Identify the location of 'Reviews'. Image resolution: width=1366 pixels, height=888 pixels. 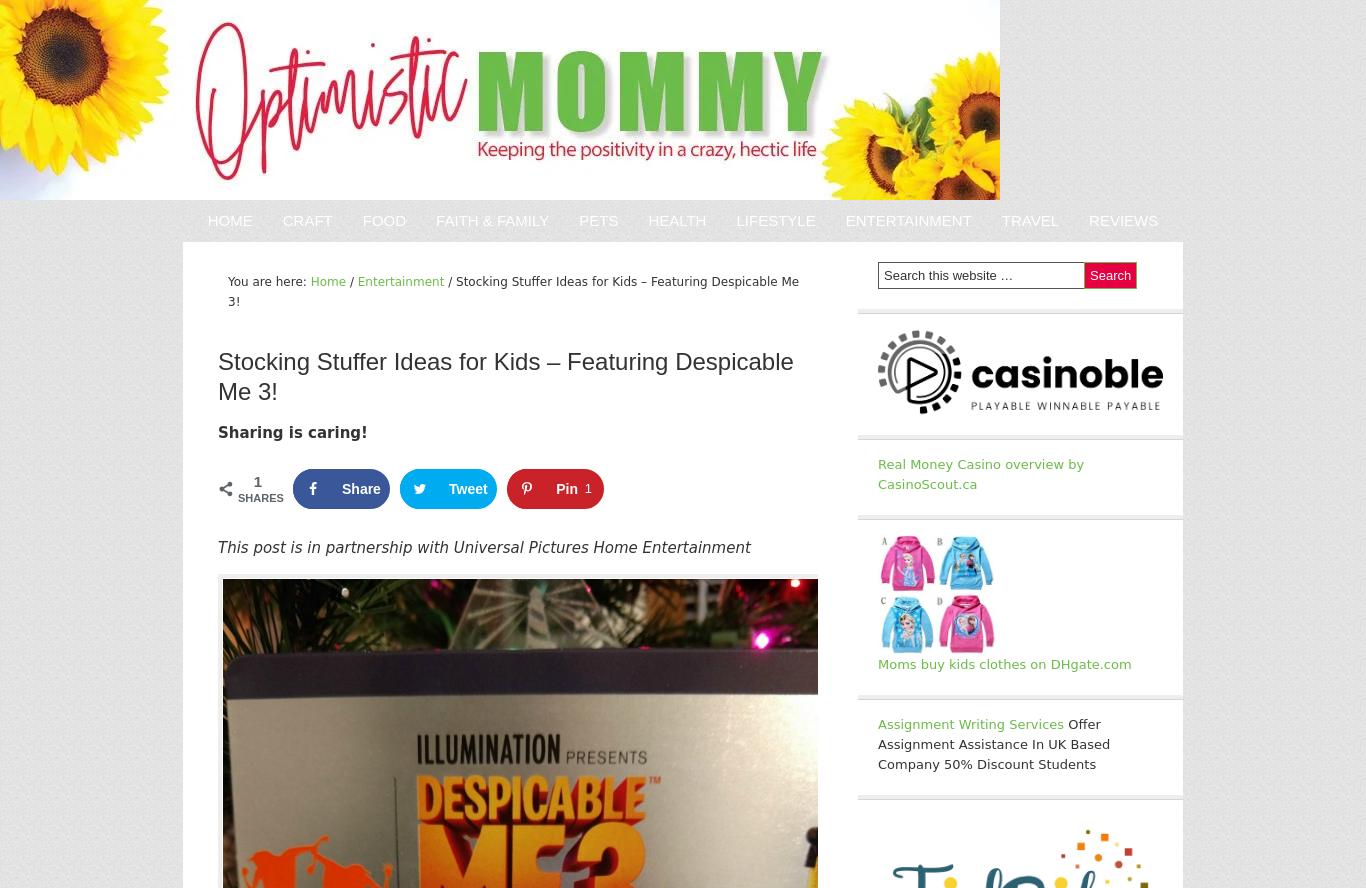
(1122, 219).